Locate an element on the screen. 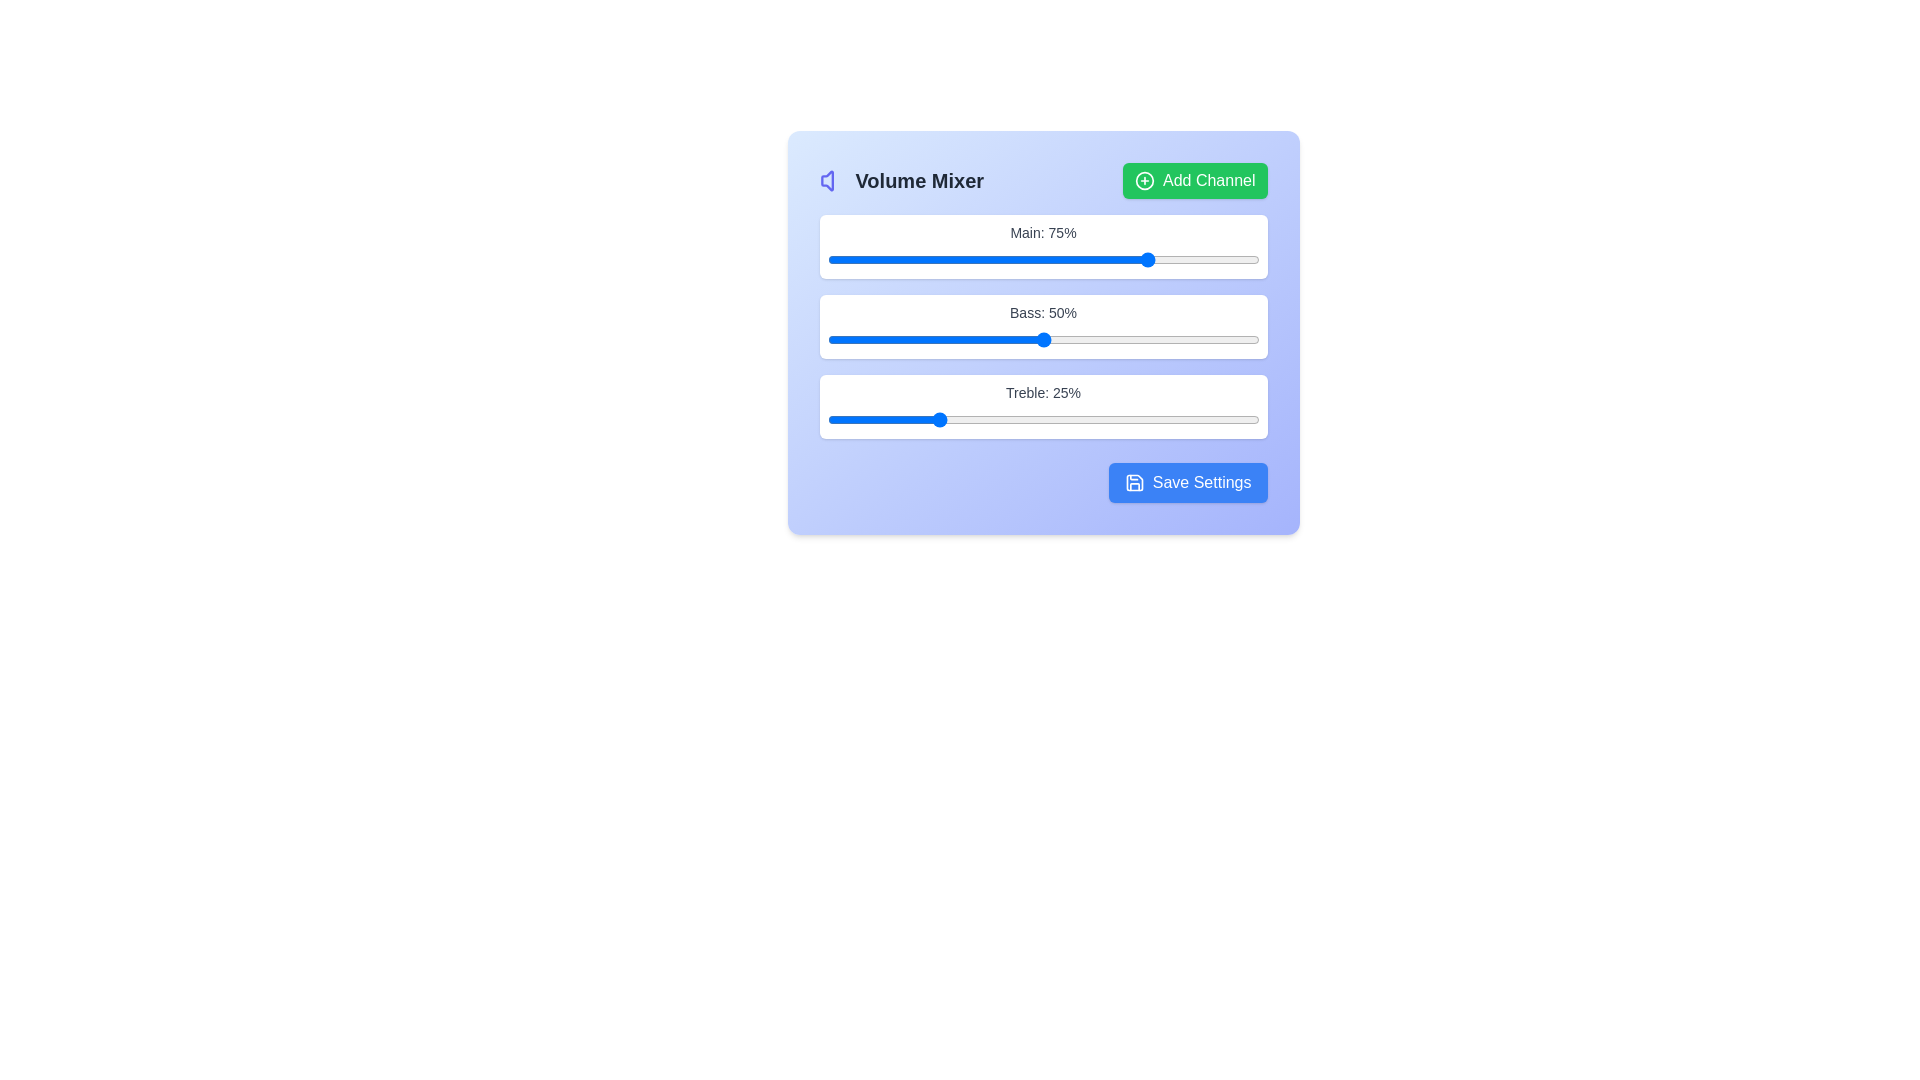 The width and height of the screenshot is (1920, 1080). the 'Treble' range slider is located at coordinates (1042, 406).